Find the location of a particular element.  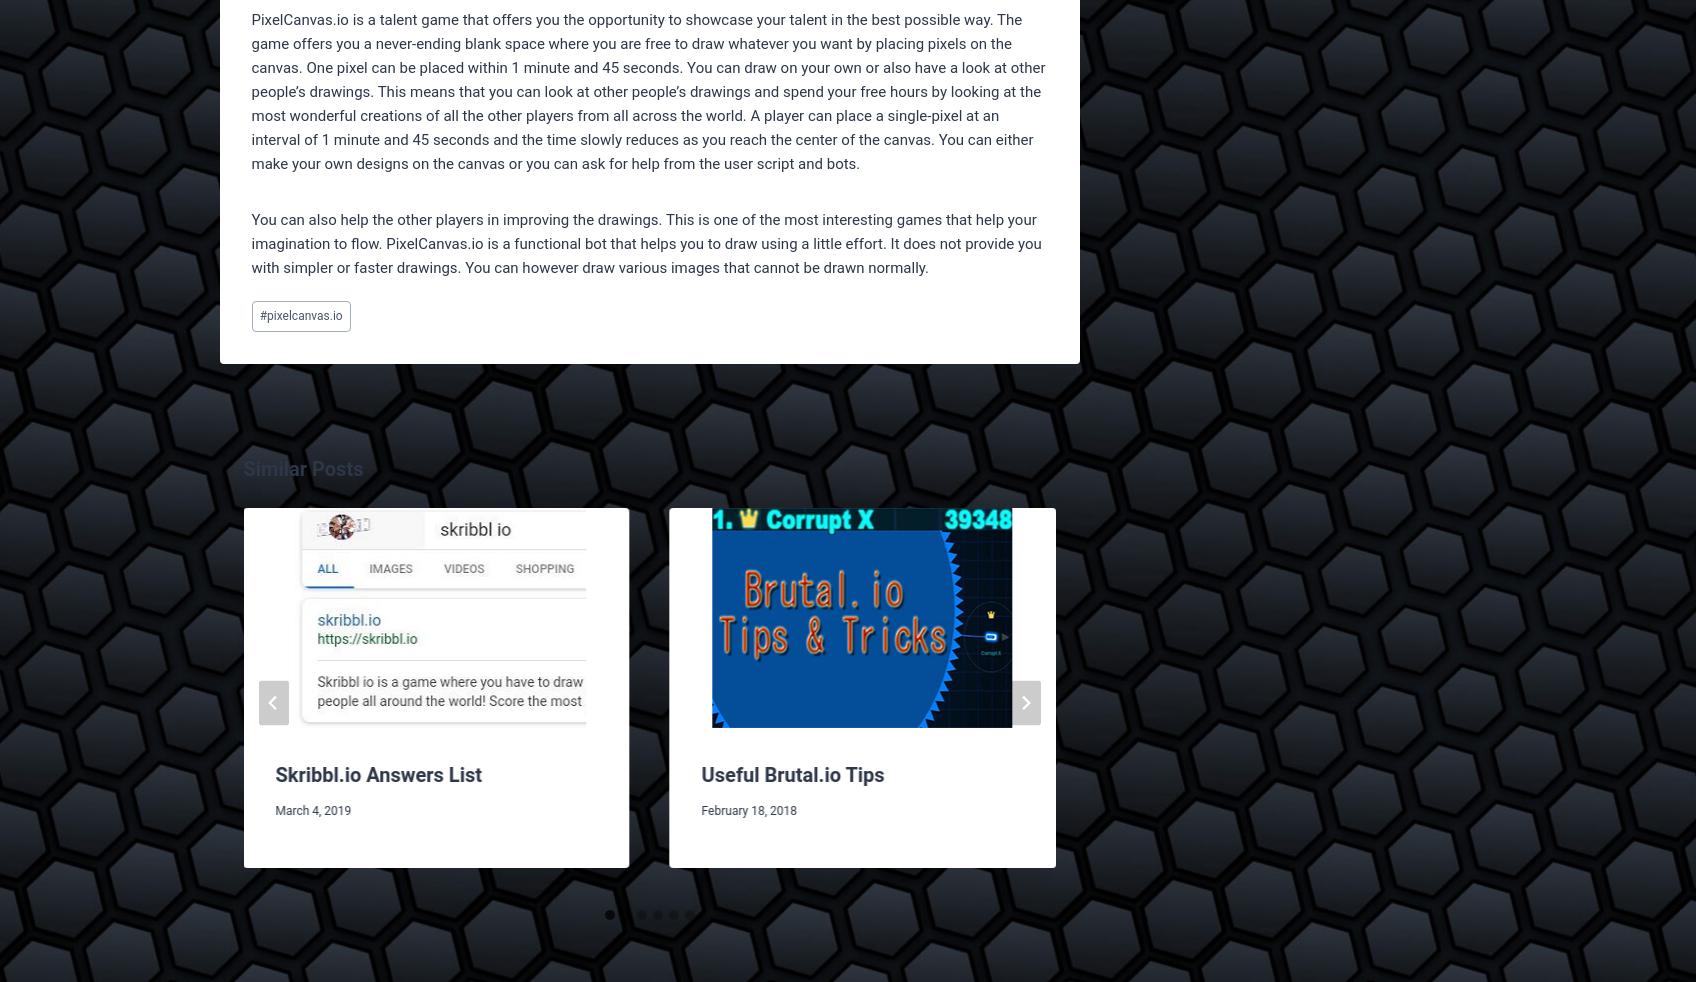

'You can also help the other players in improving the drawings. This is one of the most interesting games that help your imagination to flow. PixelCanvas.io is a functional bot that helps you to draw using a little effort. It does not provide you with simpler or faster drawings. You can however draw various images that cannot be drawn normally.' is located at coordinates (645, 243).